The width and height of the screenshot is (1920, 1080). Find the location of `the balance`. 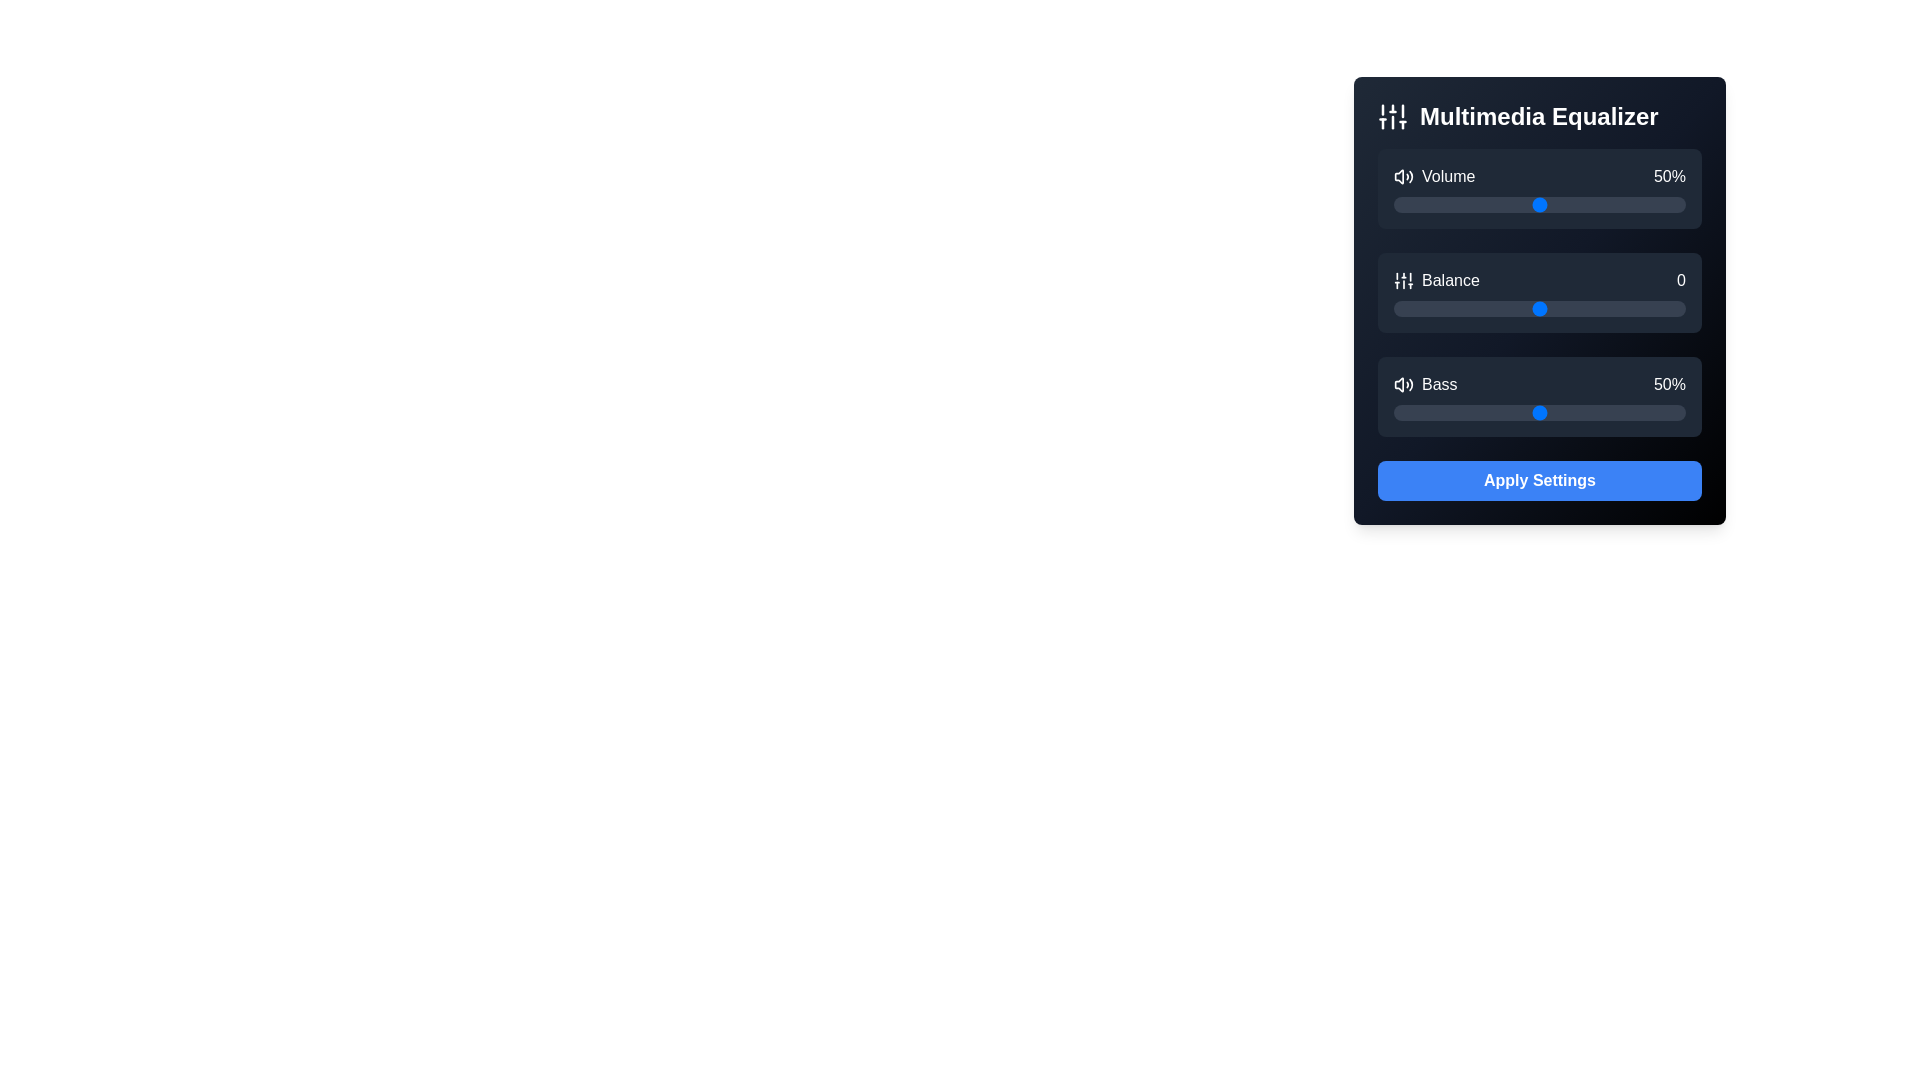

the balance is located at coordinates (1458, 308).